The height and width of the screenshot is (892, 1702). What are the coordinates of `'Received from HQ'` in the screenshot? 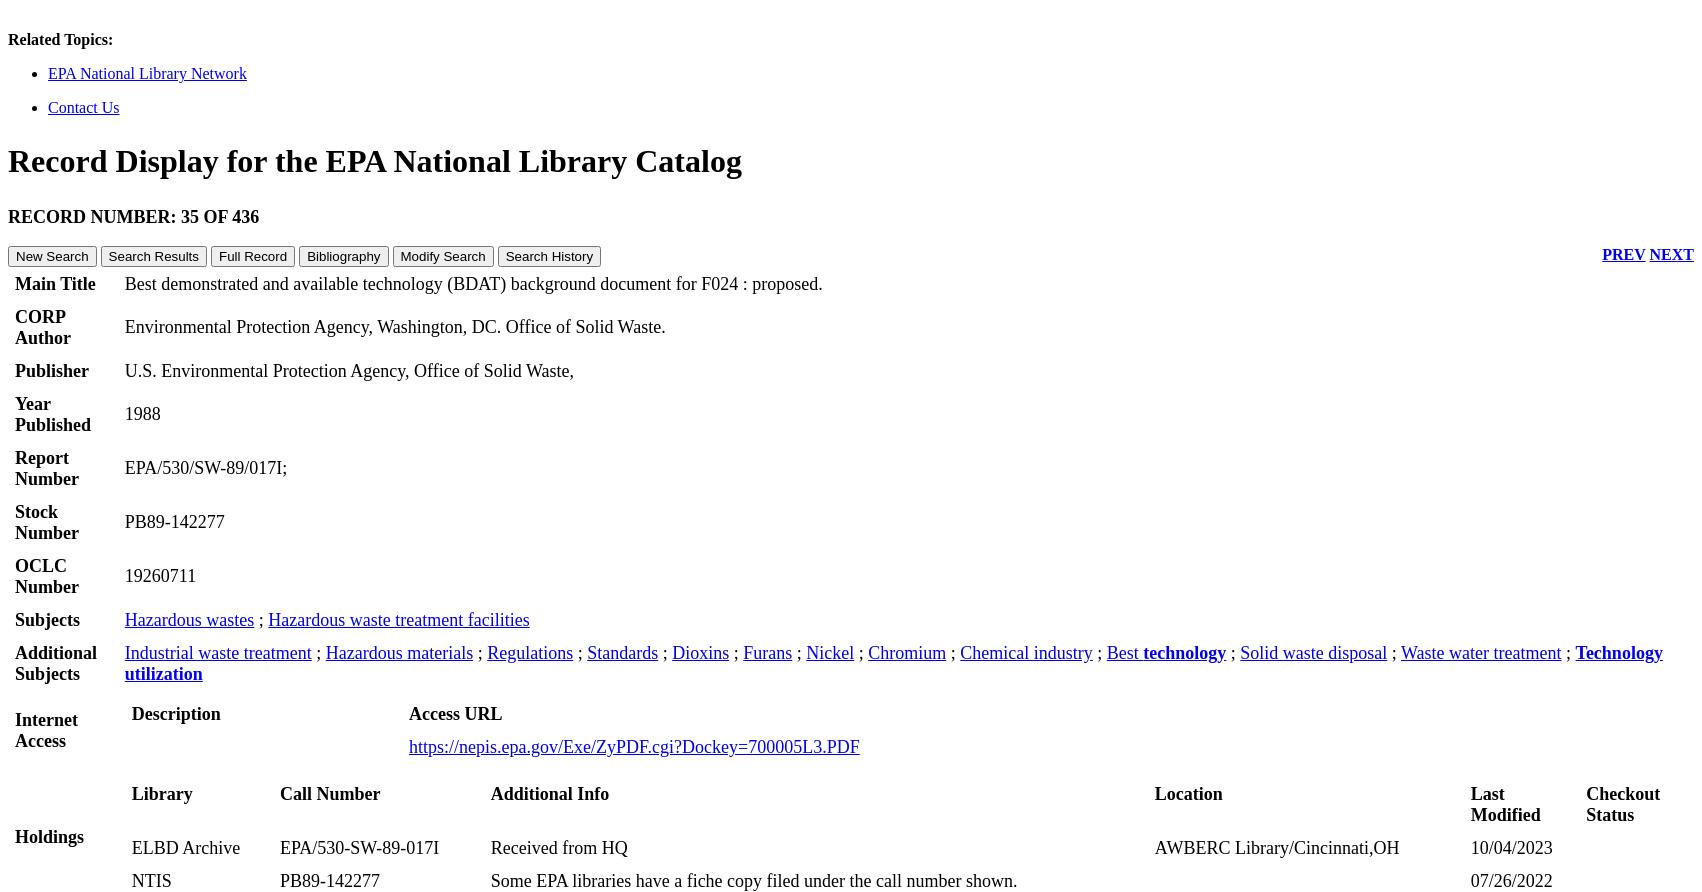 It's located at (557, 846).